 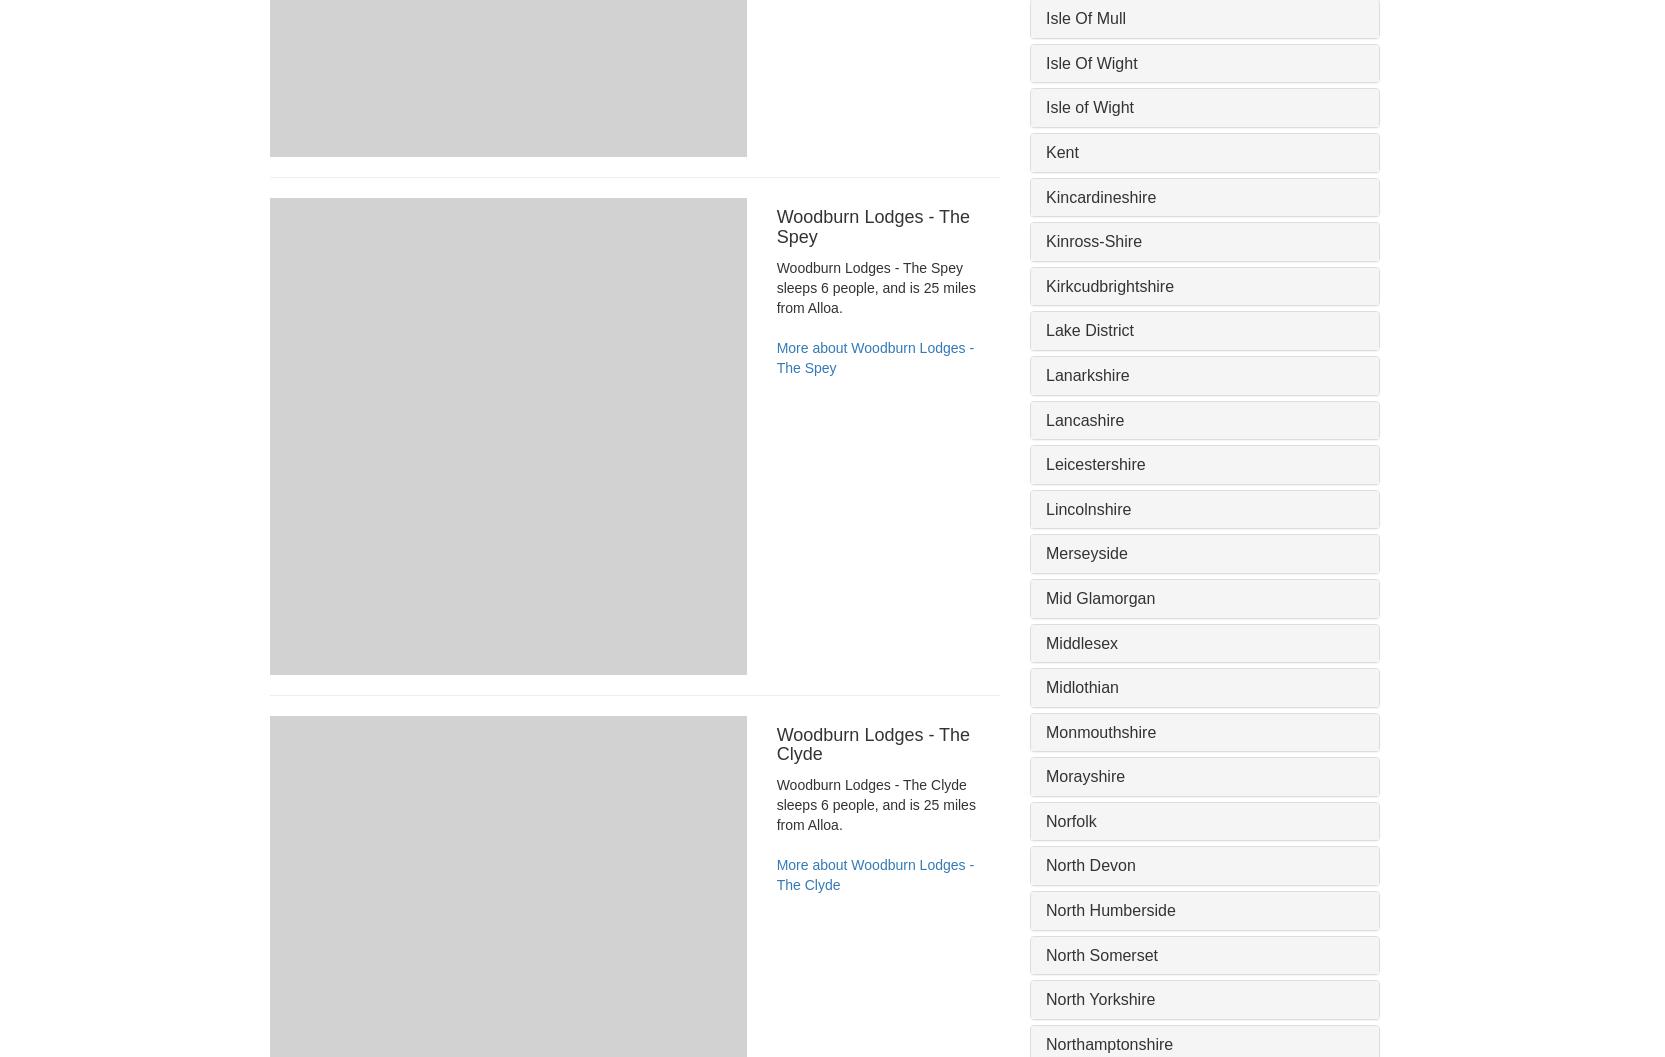 What do you see at coordinates (874, 356) in the screenshot?
I see `'More about Woodburn Lodges - The Spey'` at bounding box center [874, 356].